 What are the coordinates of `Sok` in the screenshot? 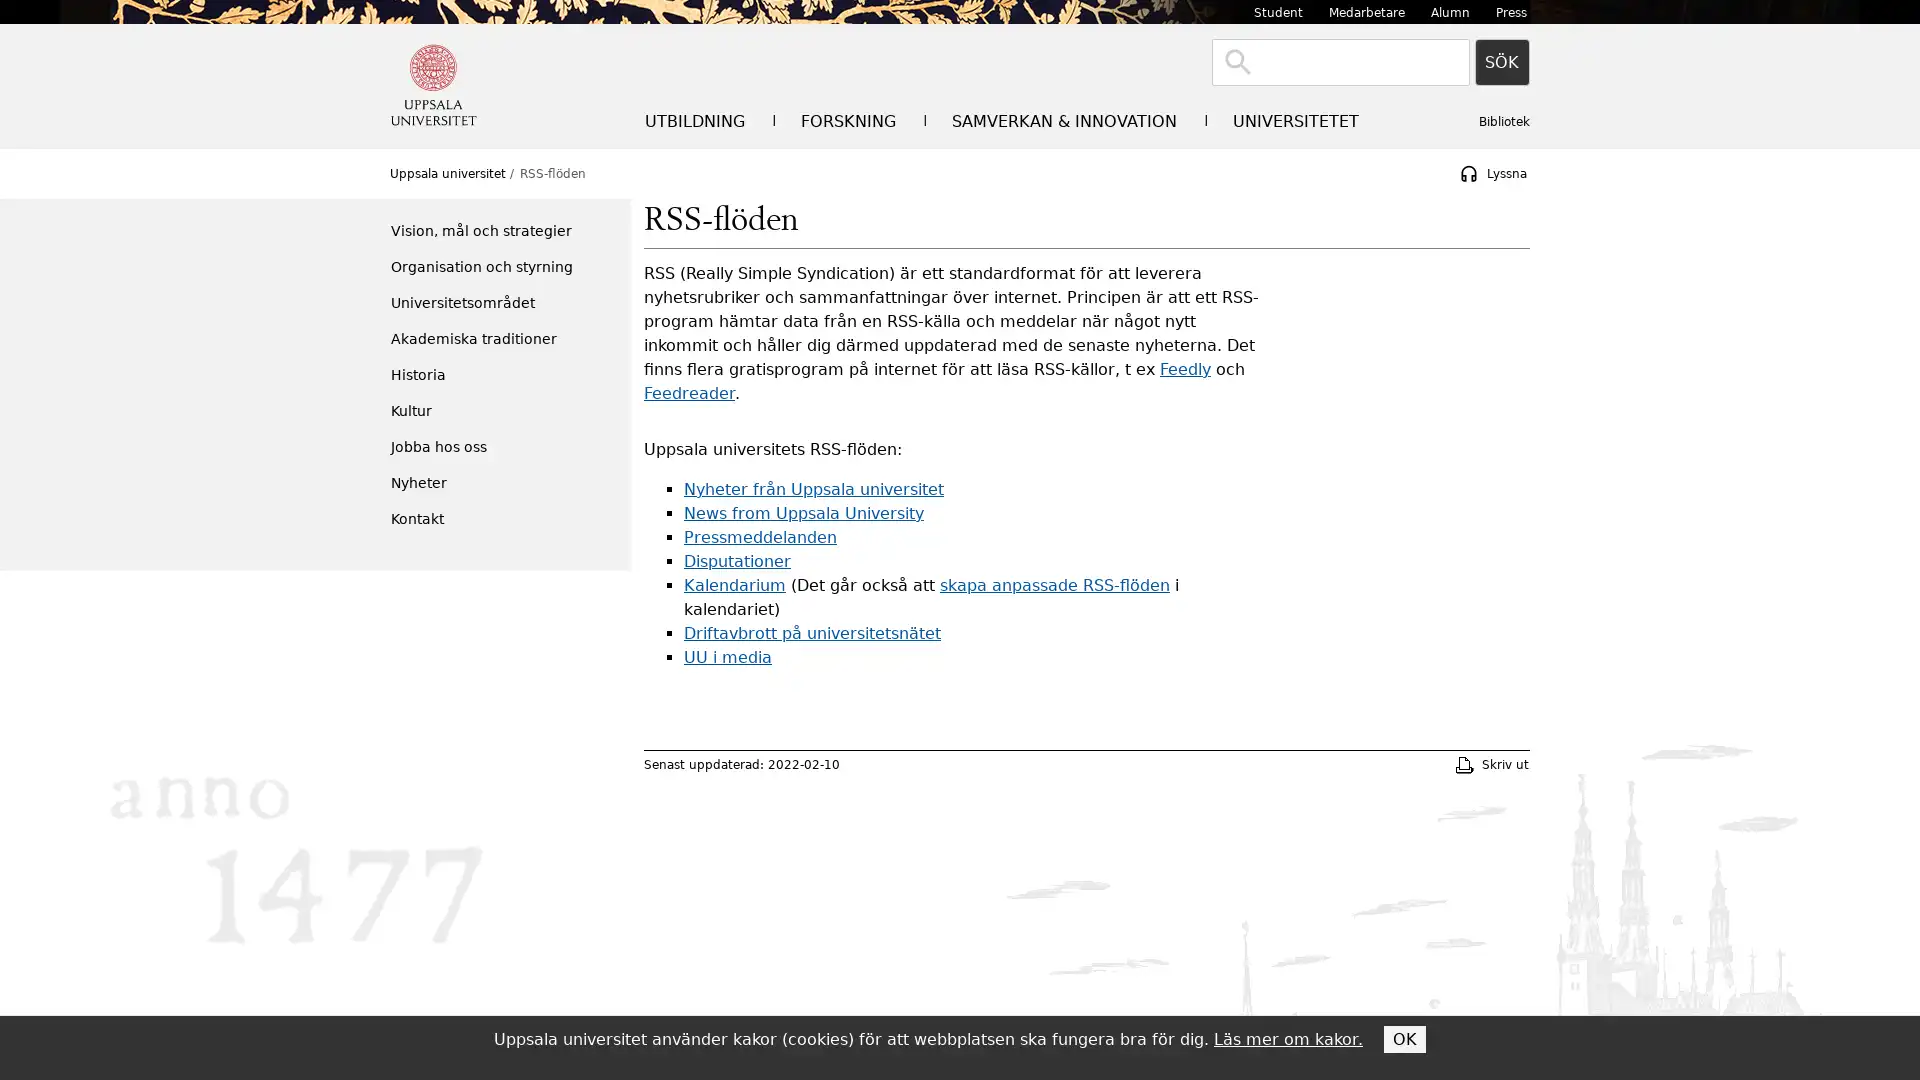 It's located at (1502, 61).